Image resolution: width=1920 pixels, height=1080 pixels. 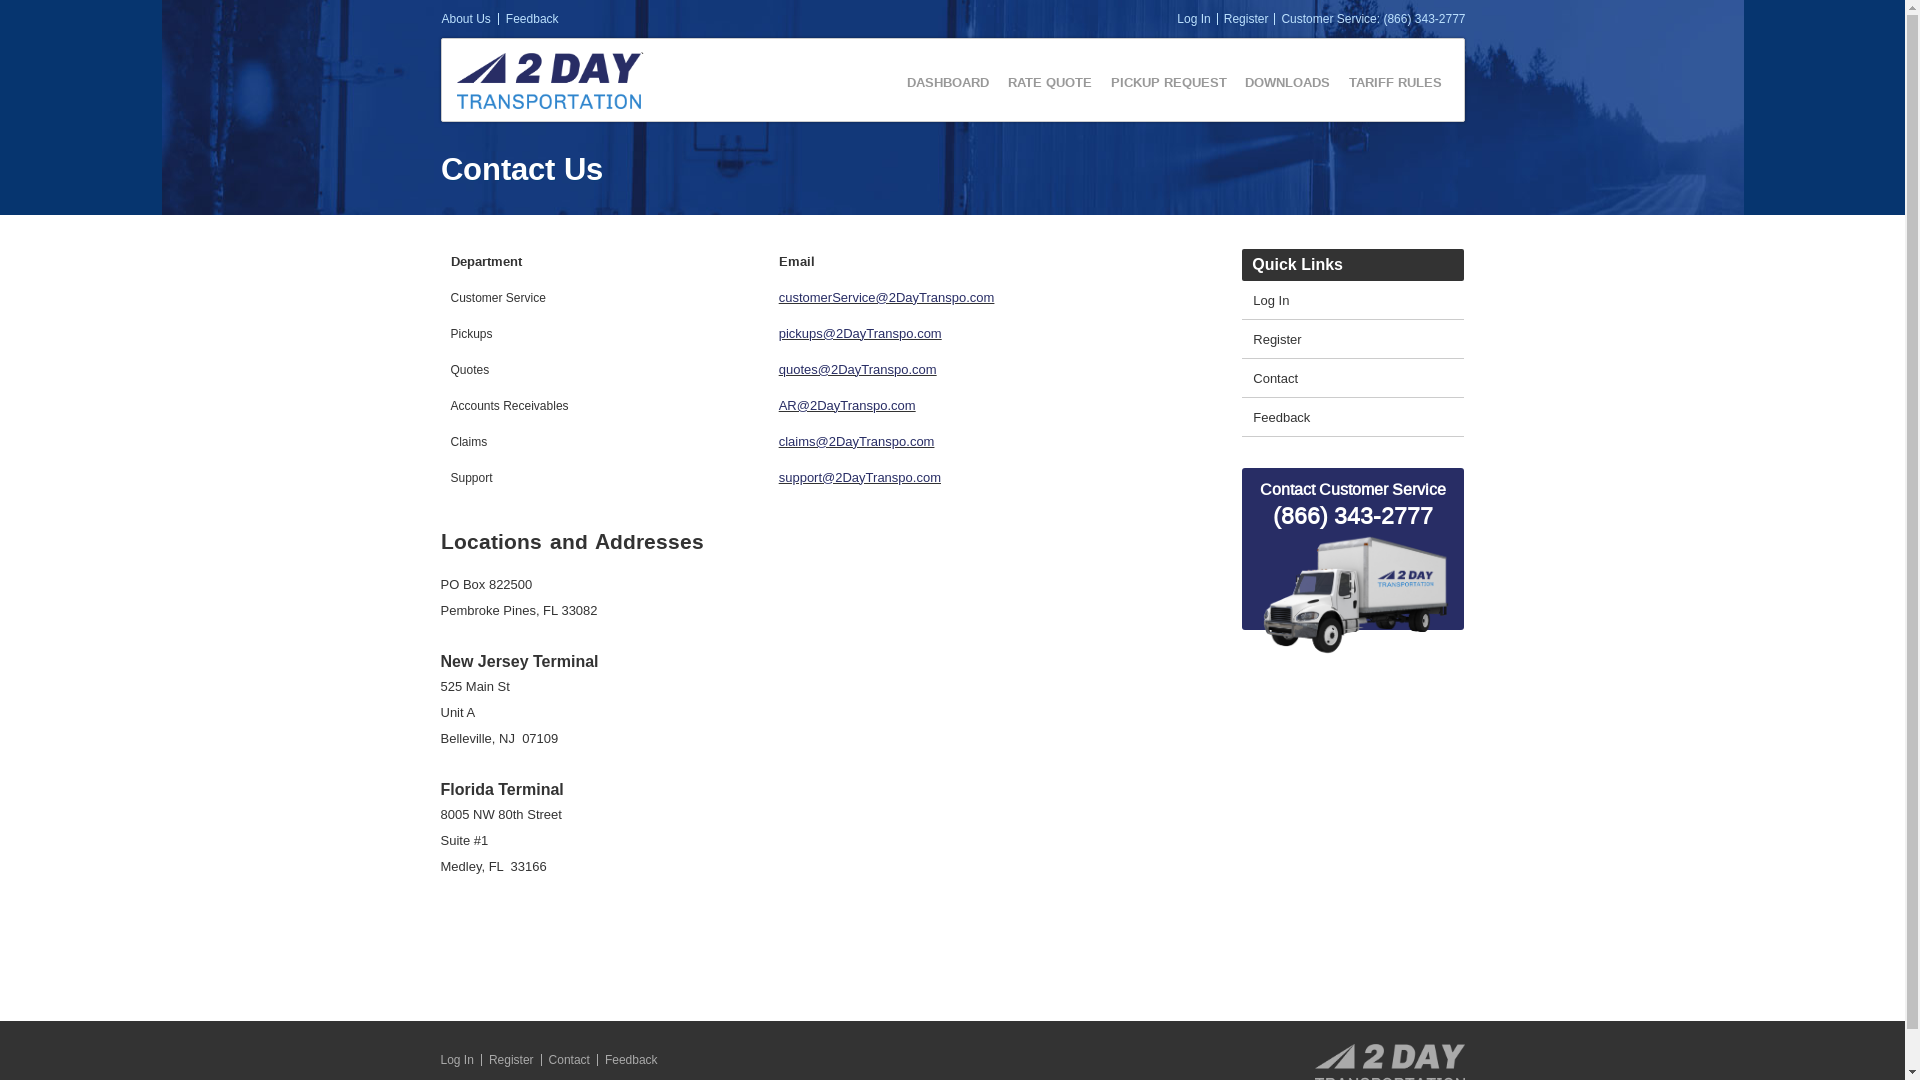 What do you see at coordinates (1040, 81) in the screenshot?
I see `'RATE QUOTE'` at bounding box center [1040, 81].